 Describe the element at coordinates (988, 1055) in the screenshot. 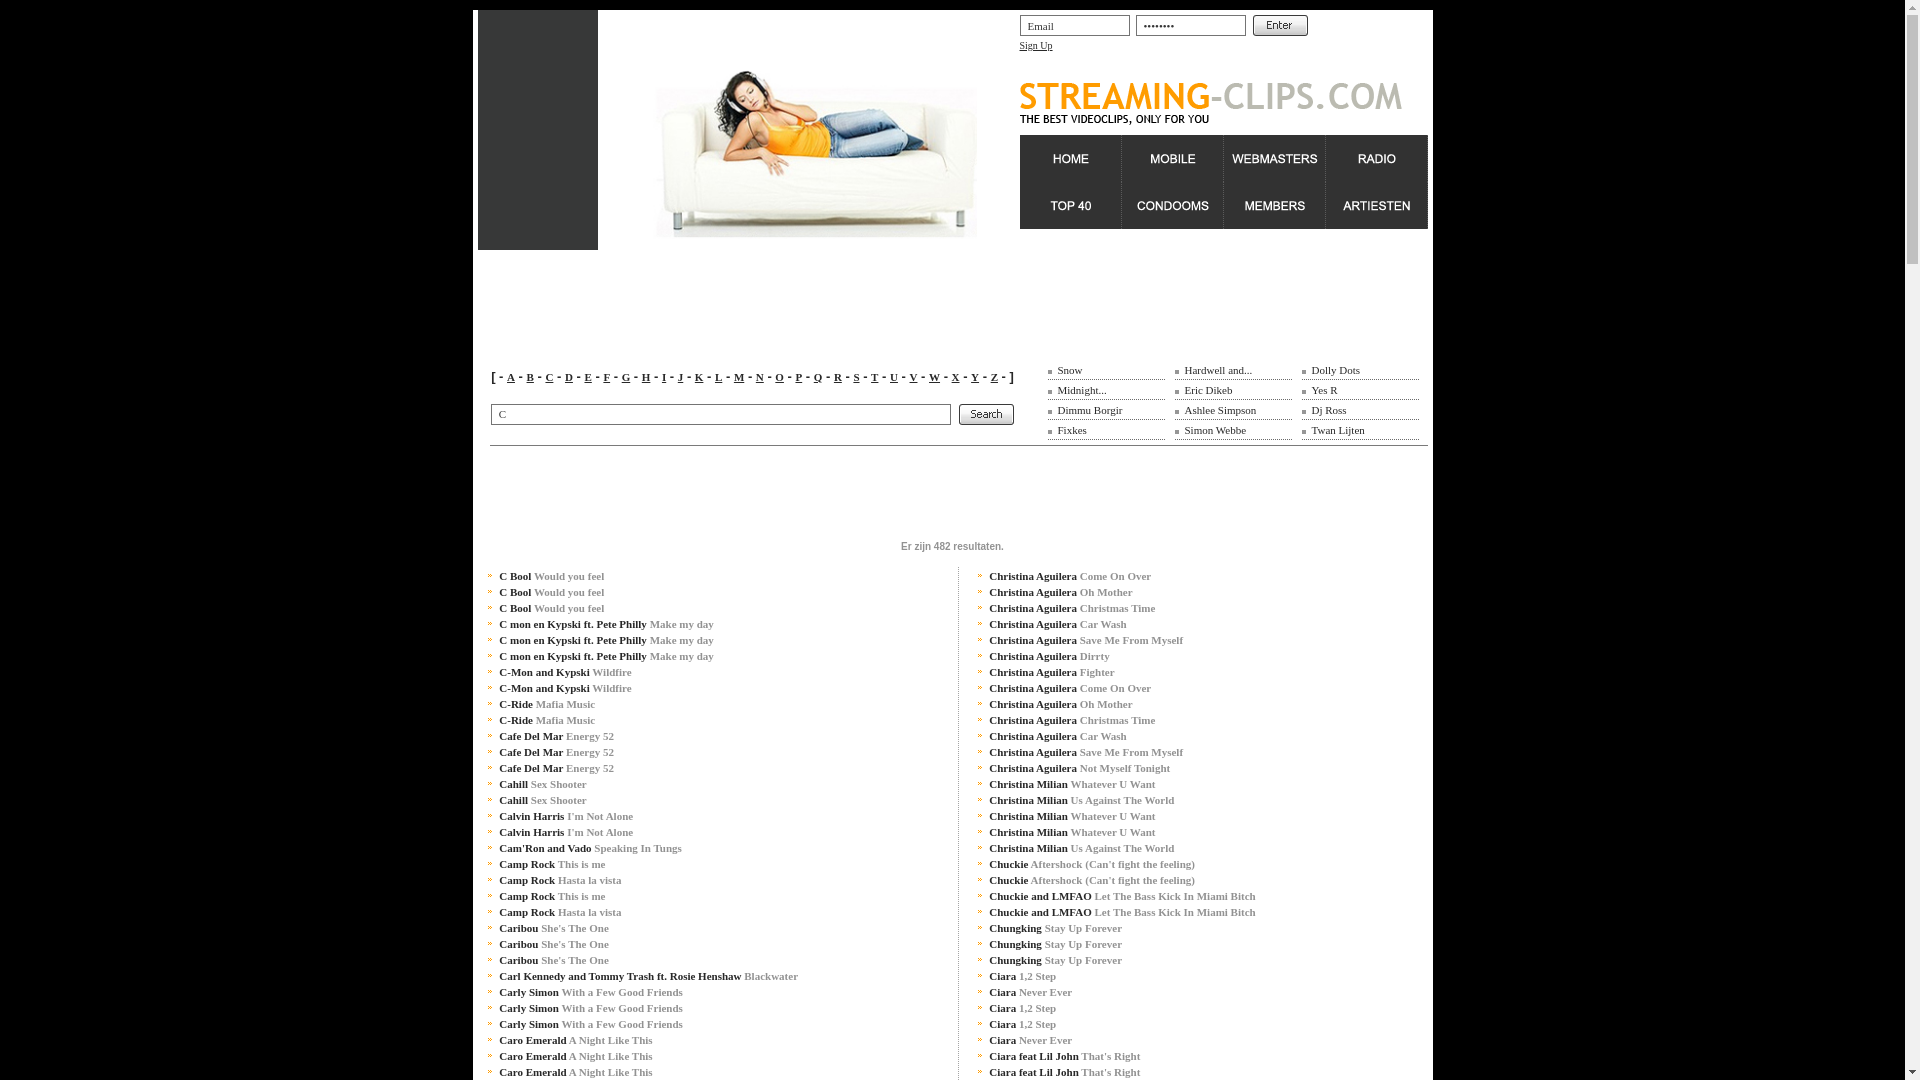

I see `'Ciara feat Lil John That's Right'` at that location.